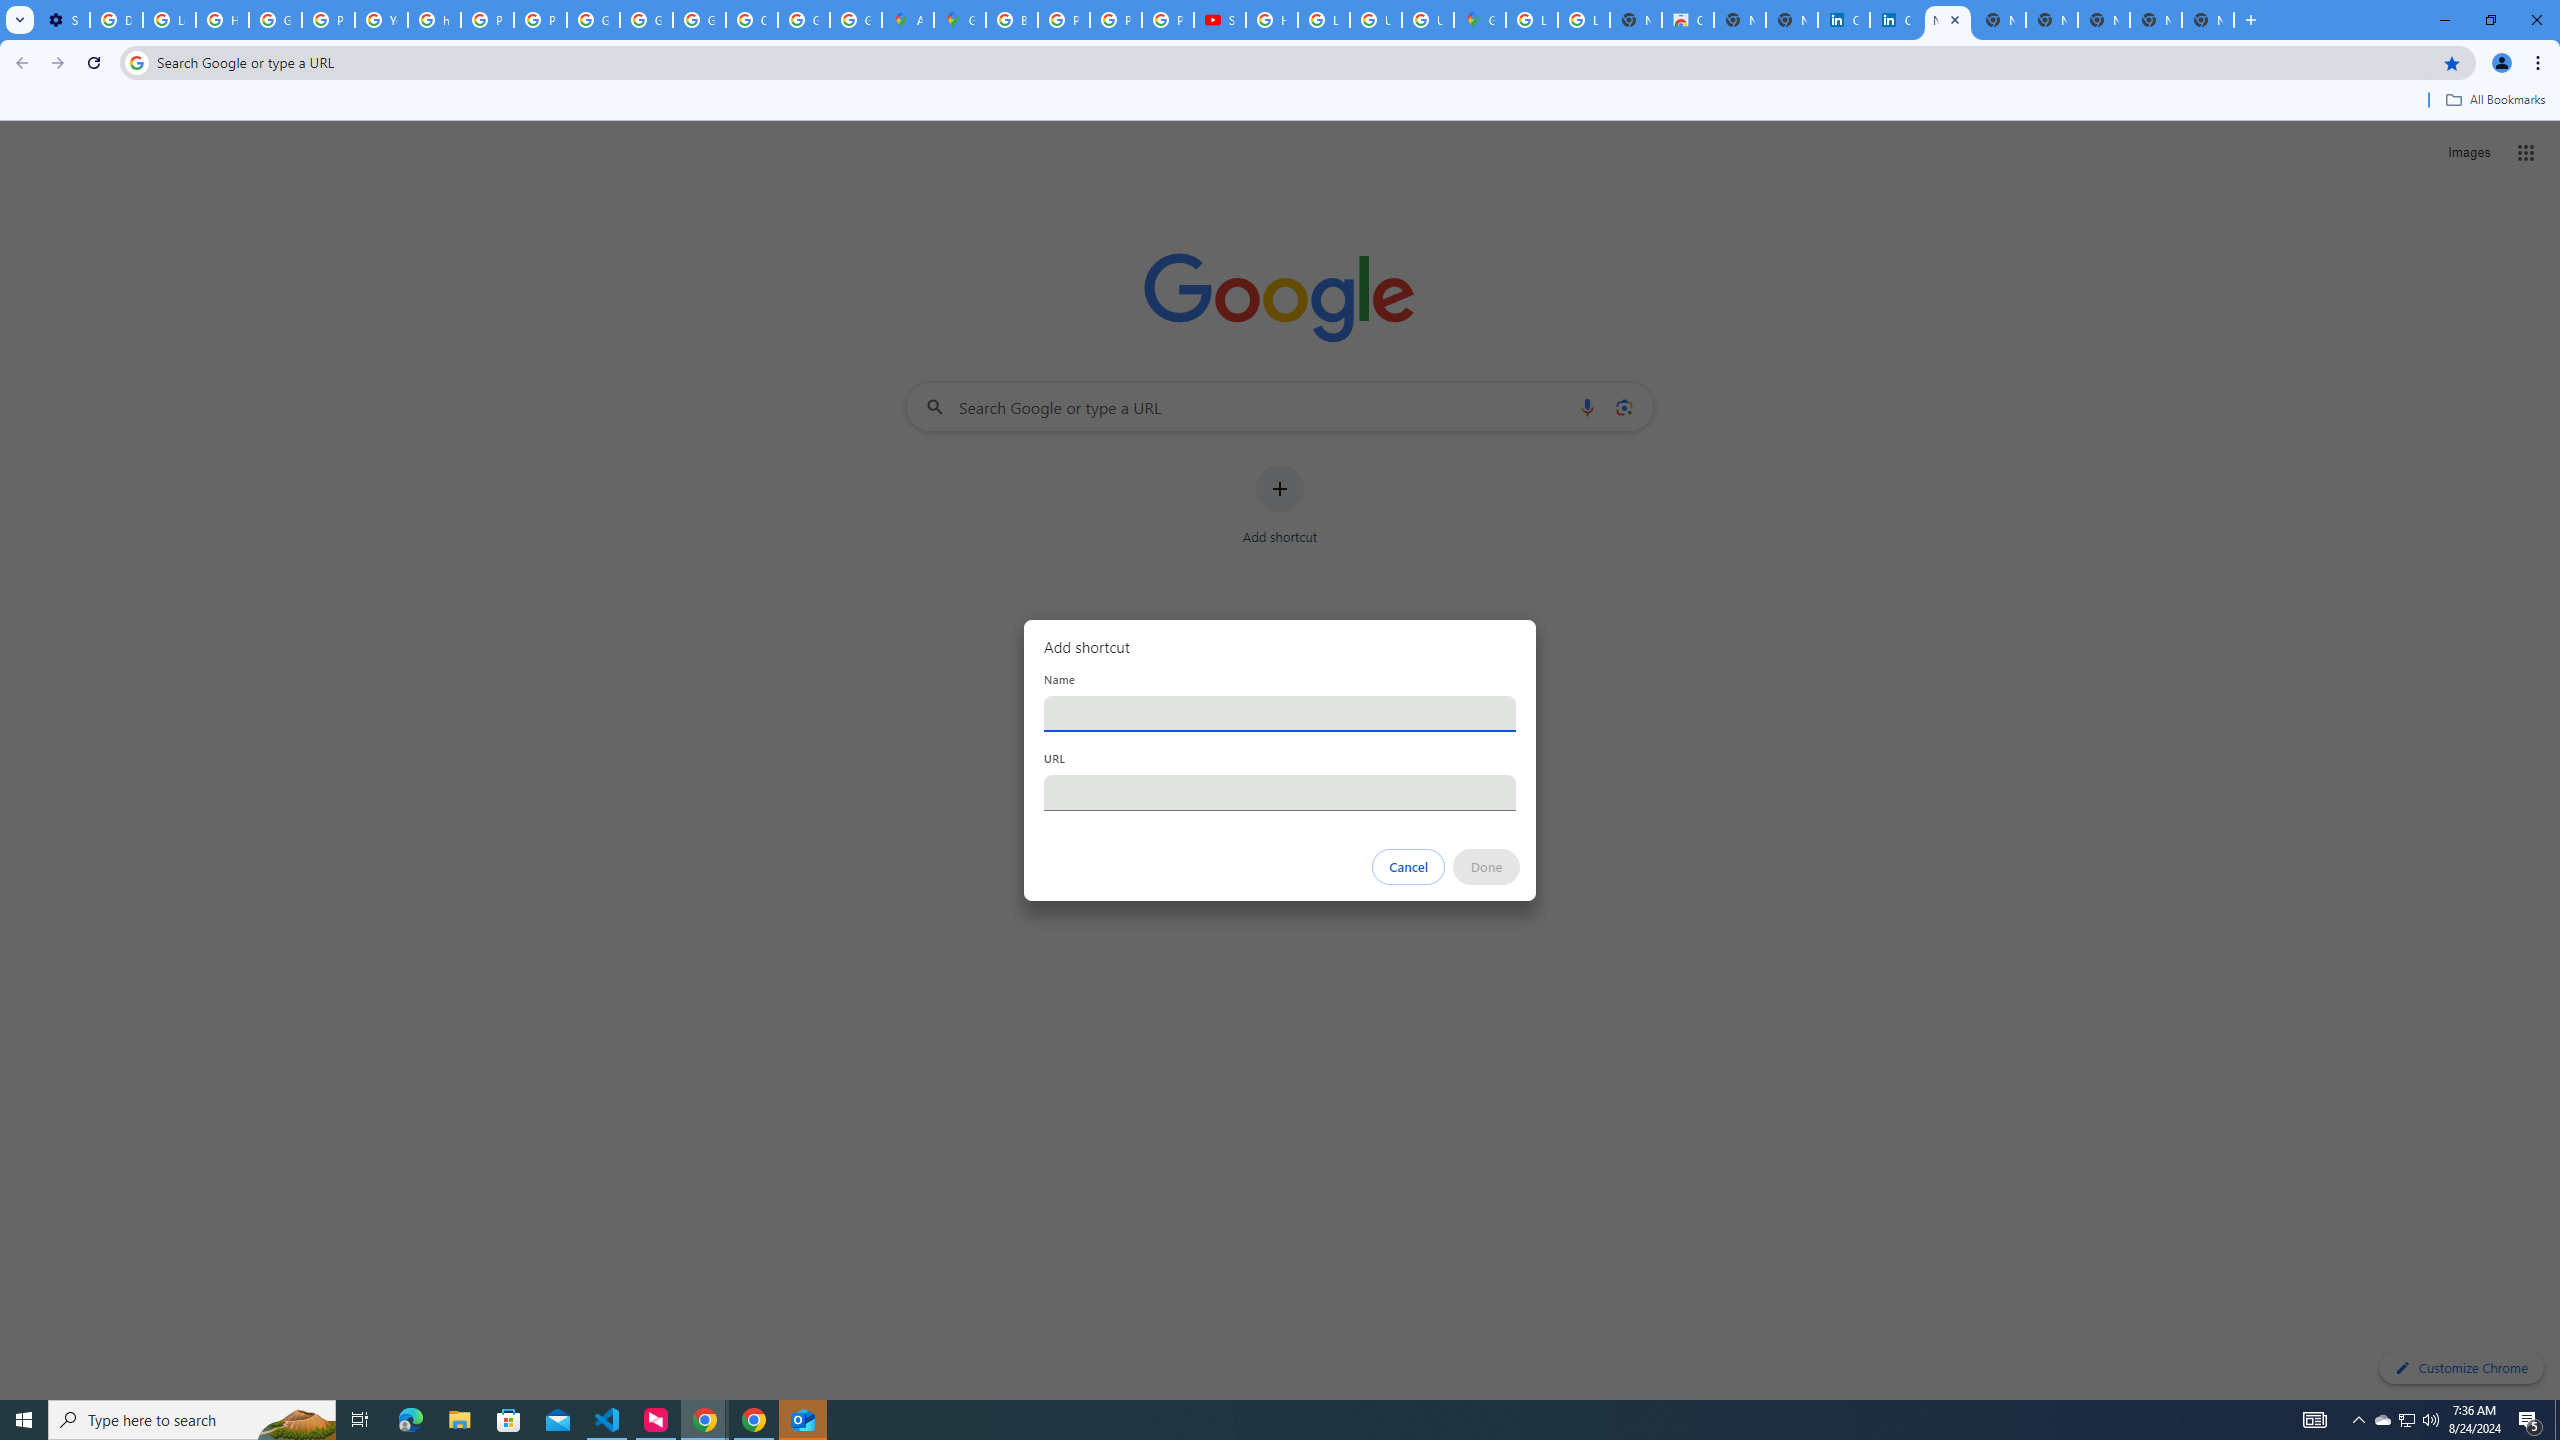 The width and height of the screenshot is (2560, 1440). I want to click on 'Done', so click(1487, 866).